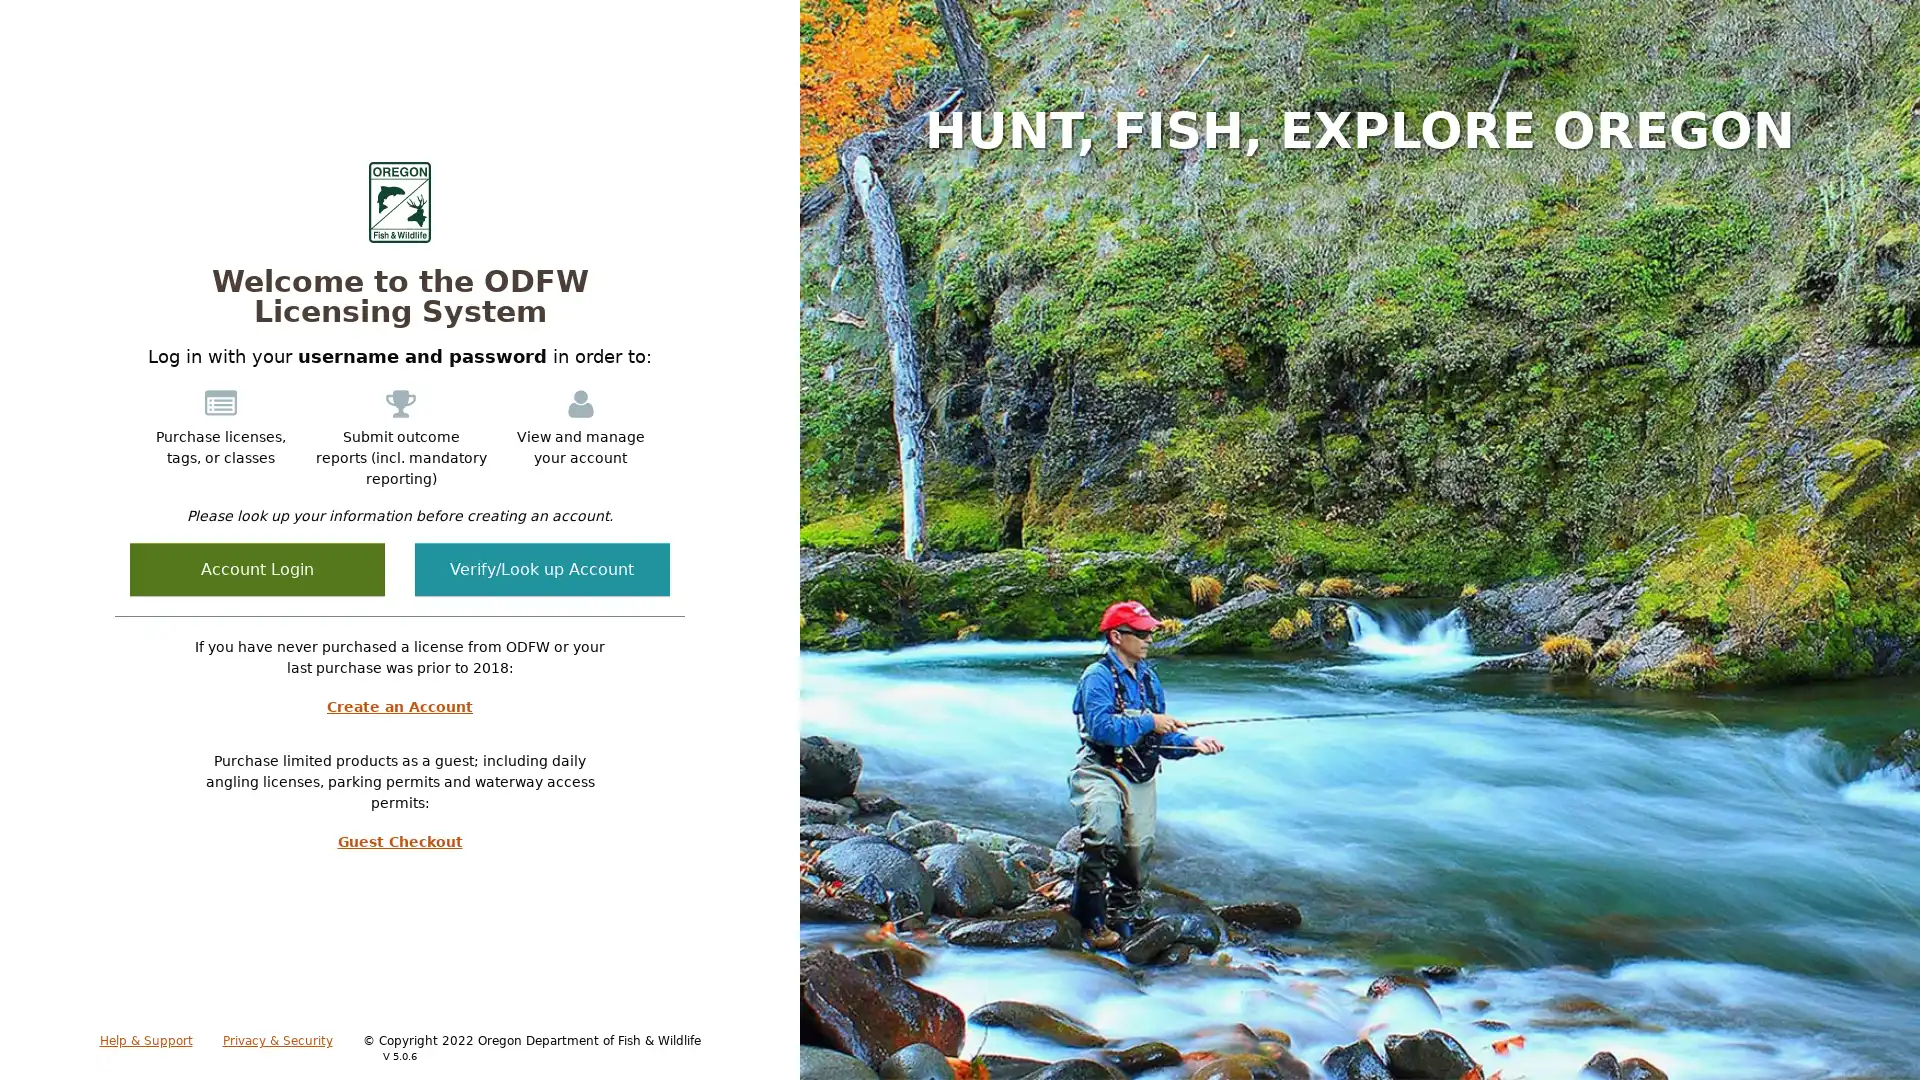 The width and height of the screenshot is (1920, 1080). What do you see at coordinates (399, 705) in the screenshot?
I see `Create an Account` at bounding box center [399, 705].